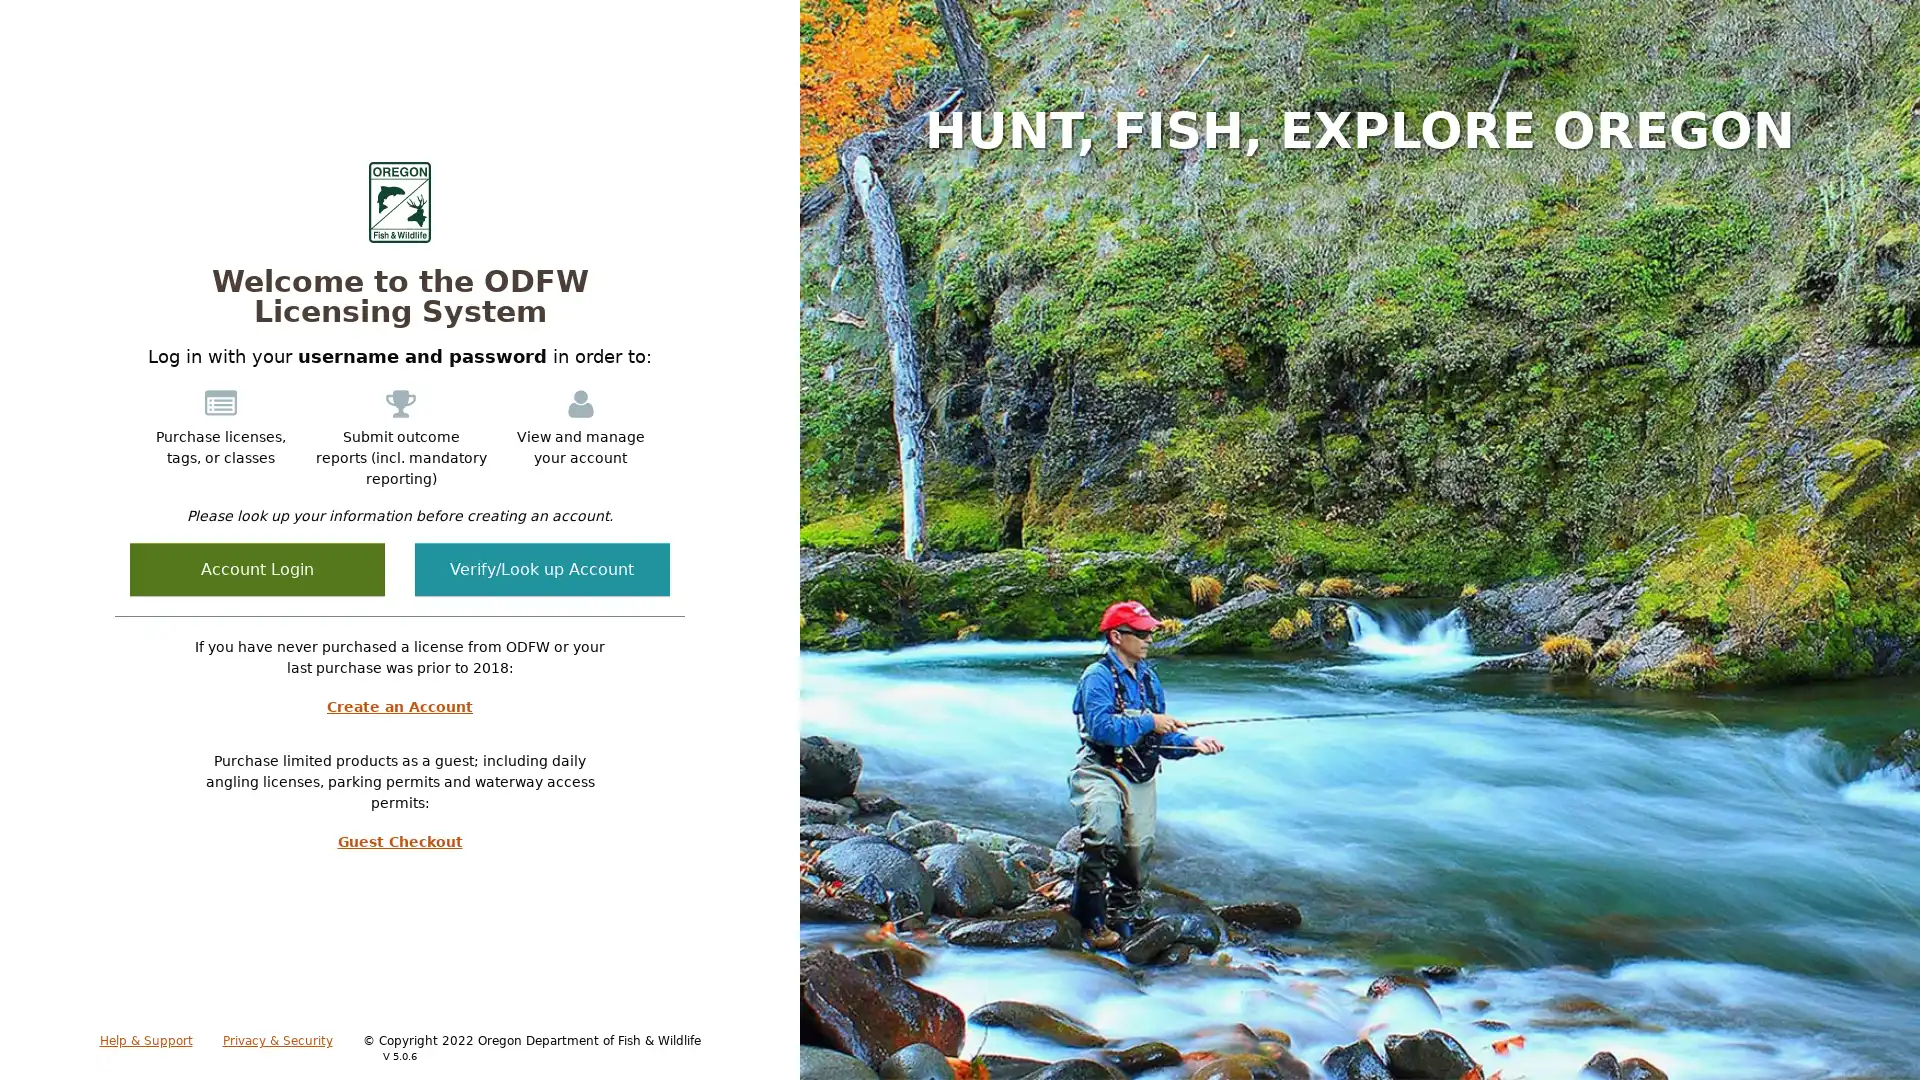 The width and height of the screenshot is (1920, 1080). What do you see at coordinates (399, 705) in the screenshot?
I see `Create an Account` at bounding box center [399, 705].